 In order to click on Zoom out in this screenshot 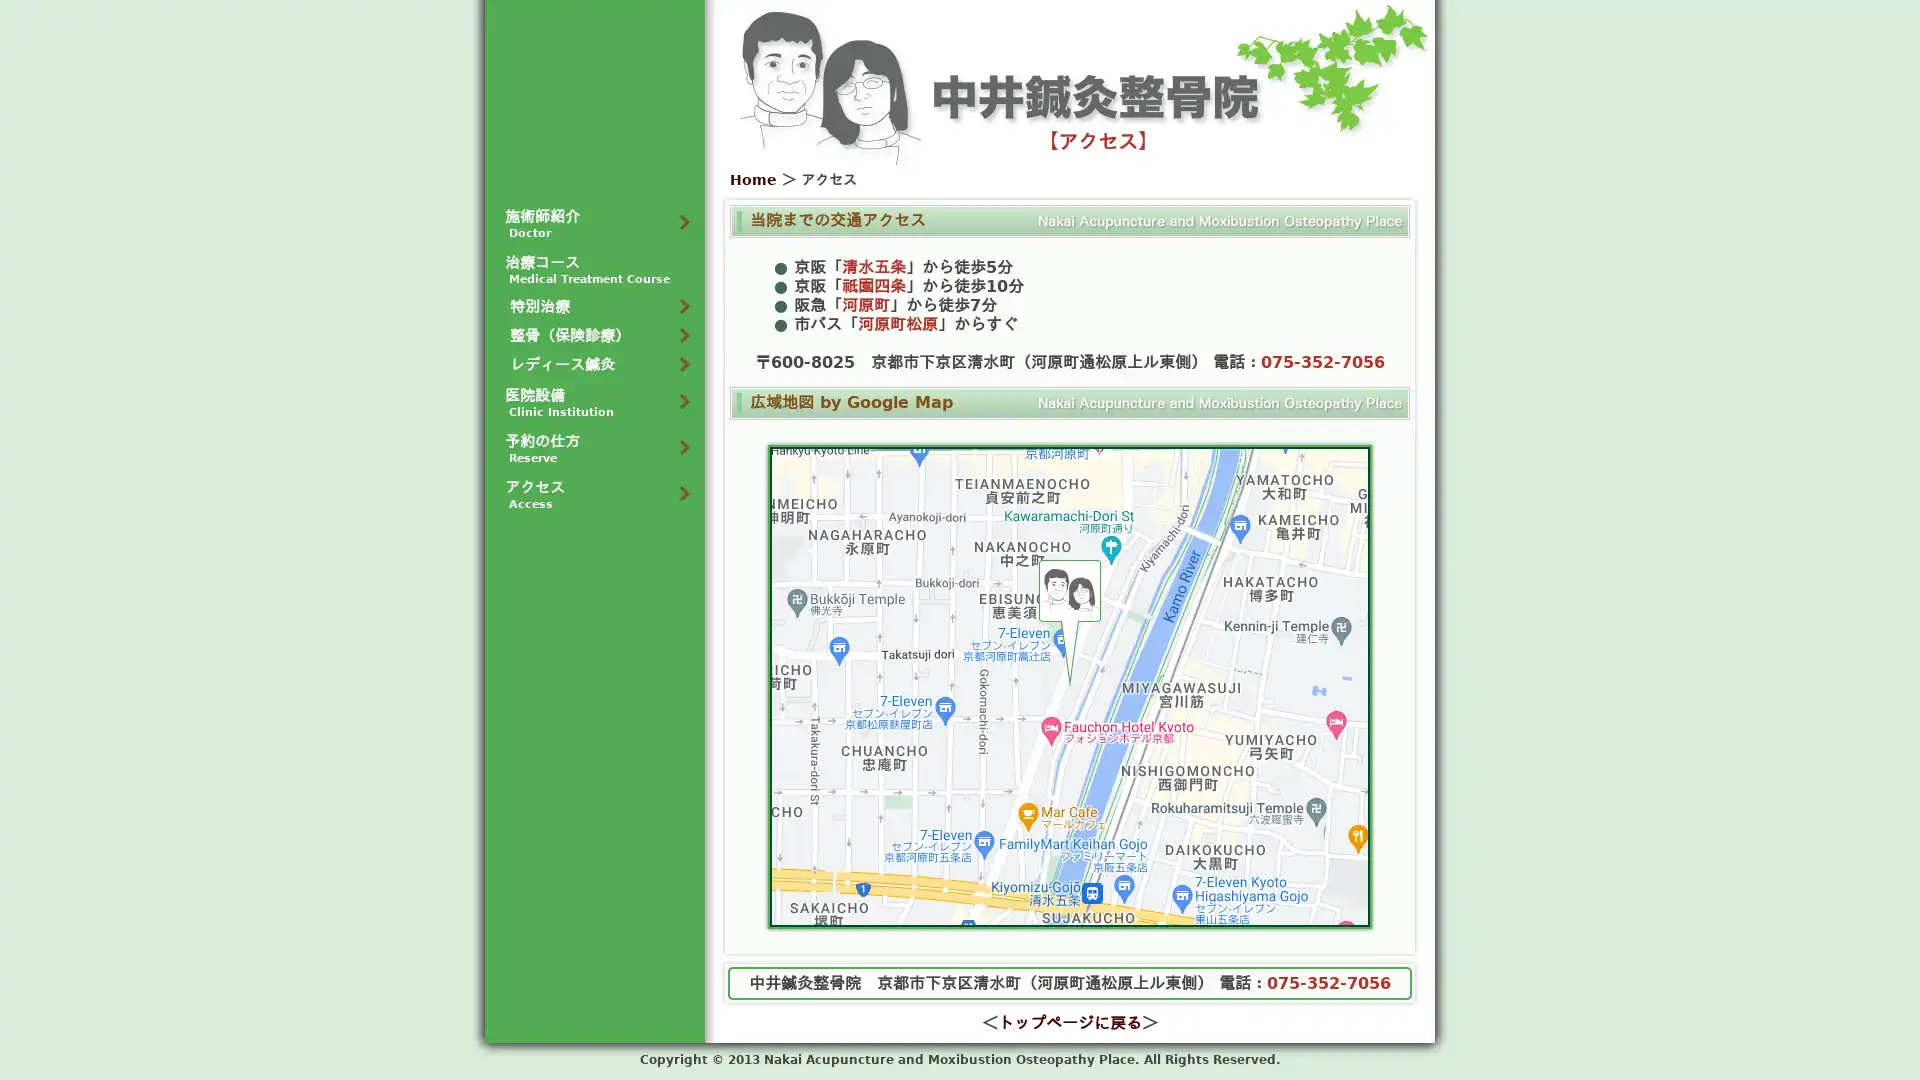, I will do `click(1338, 879)`.